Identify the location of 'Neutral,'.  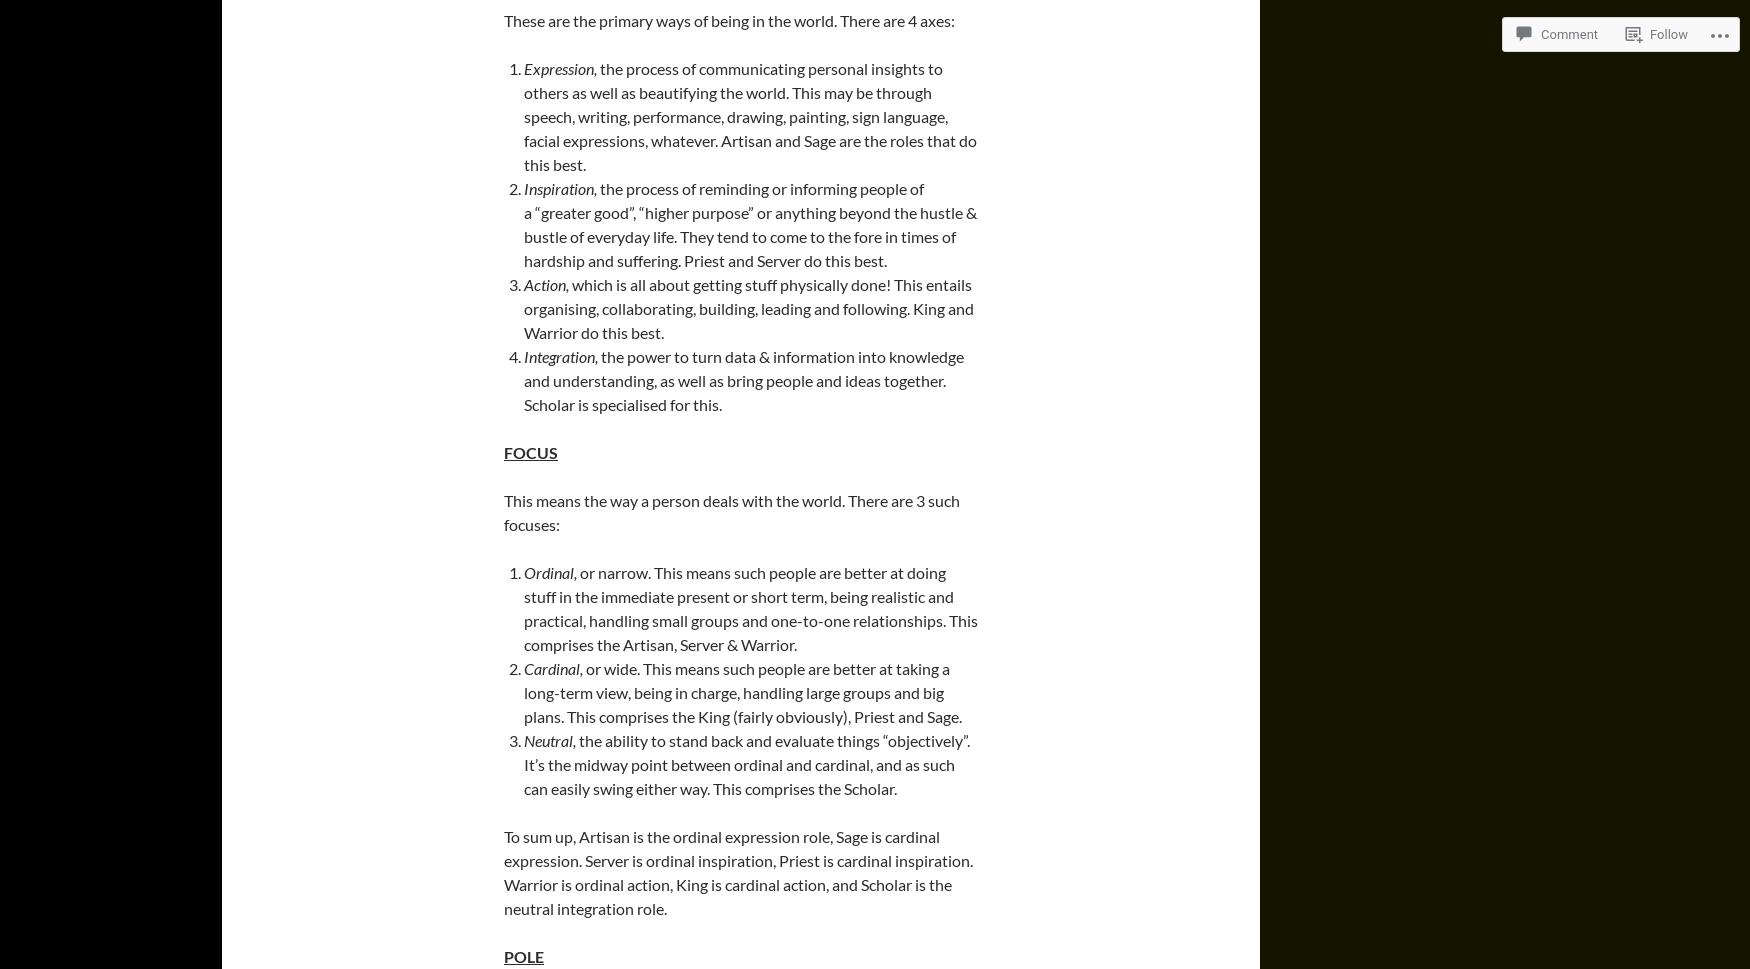
(549, 740).